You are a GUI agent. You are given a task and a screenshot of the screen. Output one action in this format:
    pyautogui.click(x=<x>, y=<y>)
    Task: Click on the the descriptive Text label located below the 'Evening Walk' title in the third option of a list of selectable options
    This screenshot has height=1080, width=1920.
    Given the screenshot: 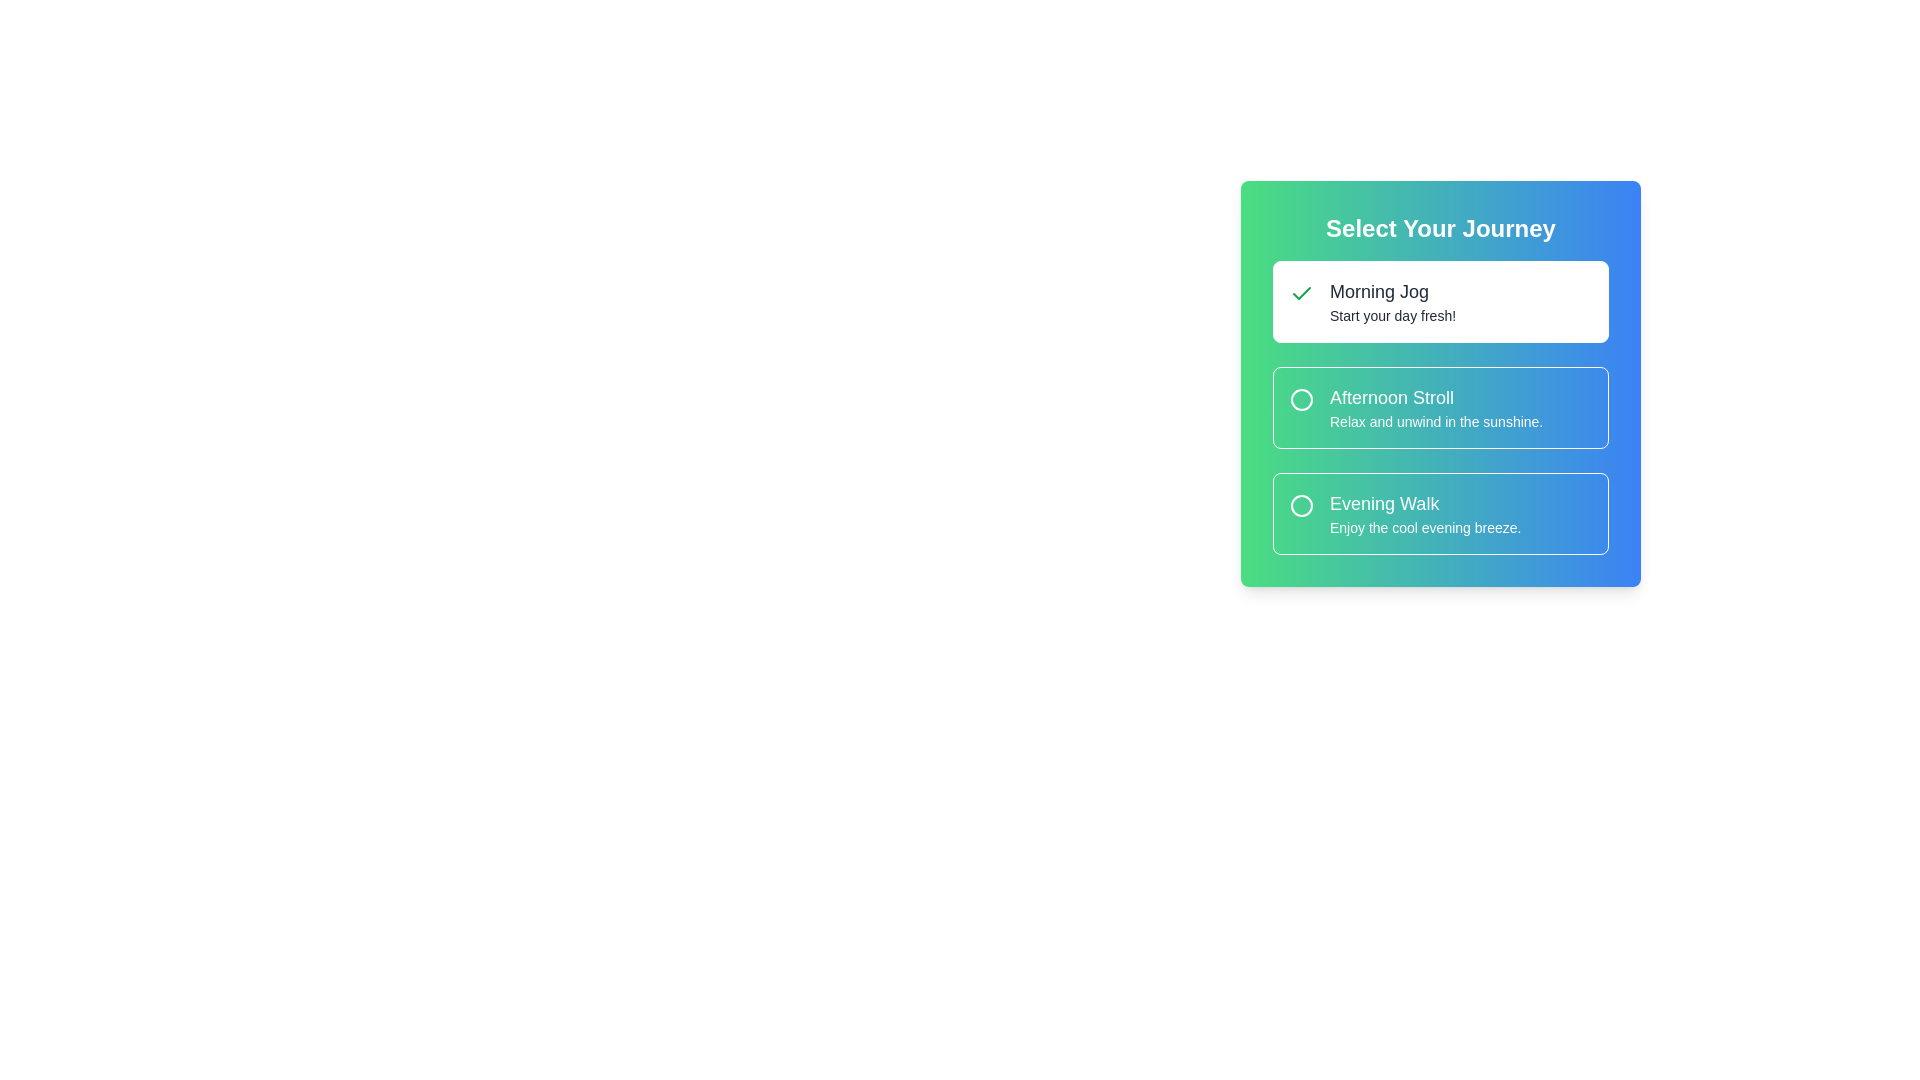 What is the action you would take?
    pyautogui.click(x=1424, y=527)
    